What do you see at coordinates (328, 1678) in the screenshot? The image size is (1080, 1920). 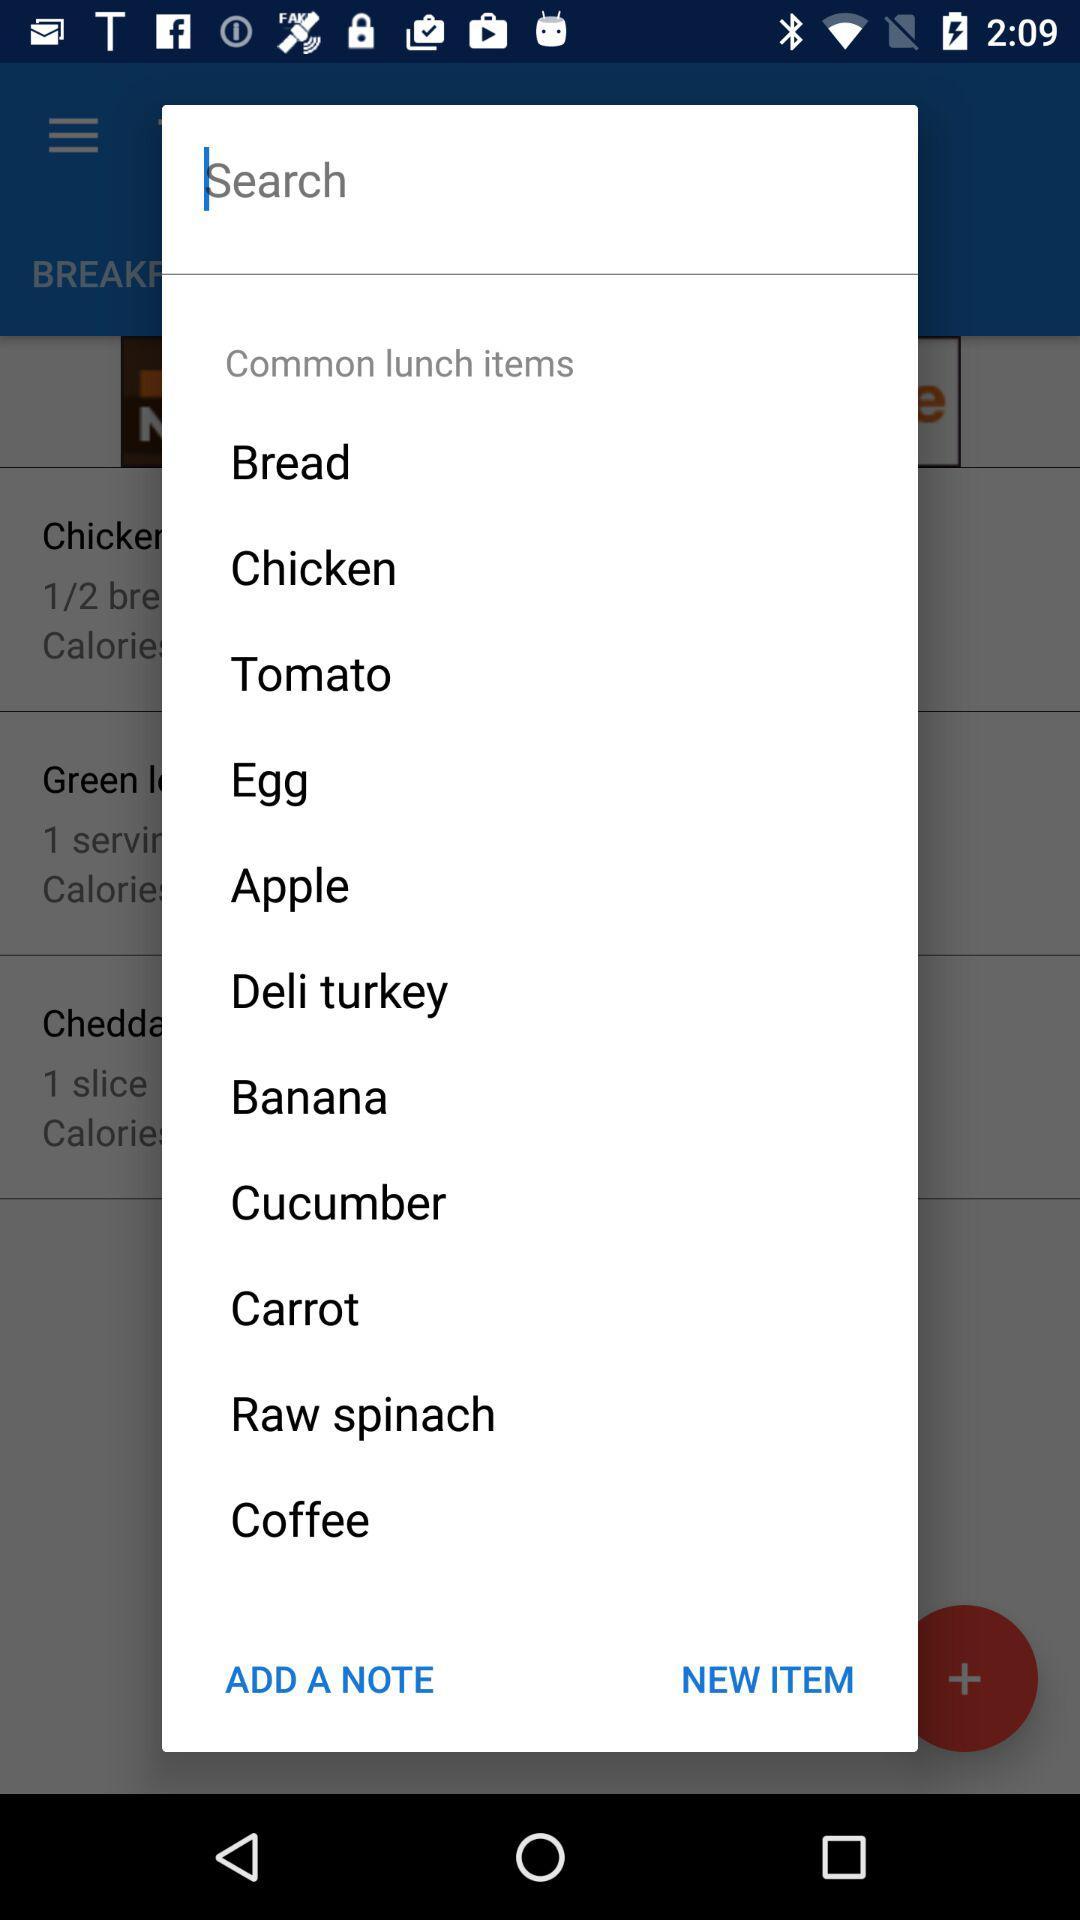 I see `the add a note icon` at bounding box center [328, 1678].